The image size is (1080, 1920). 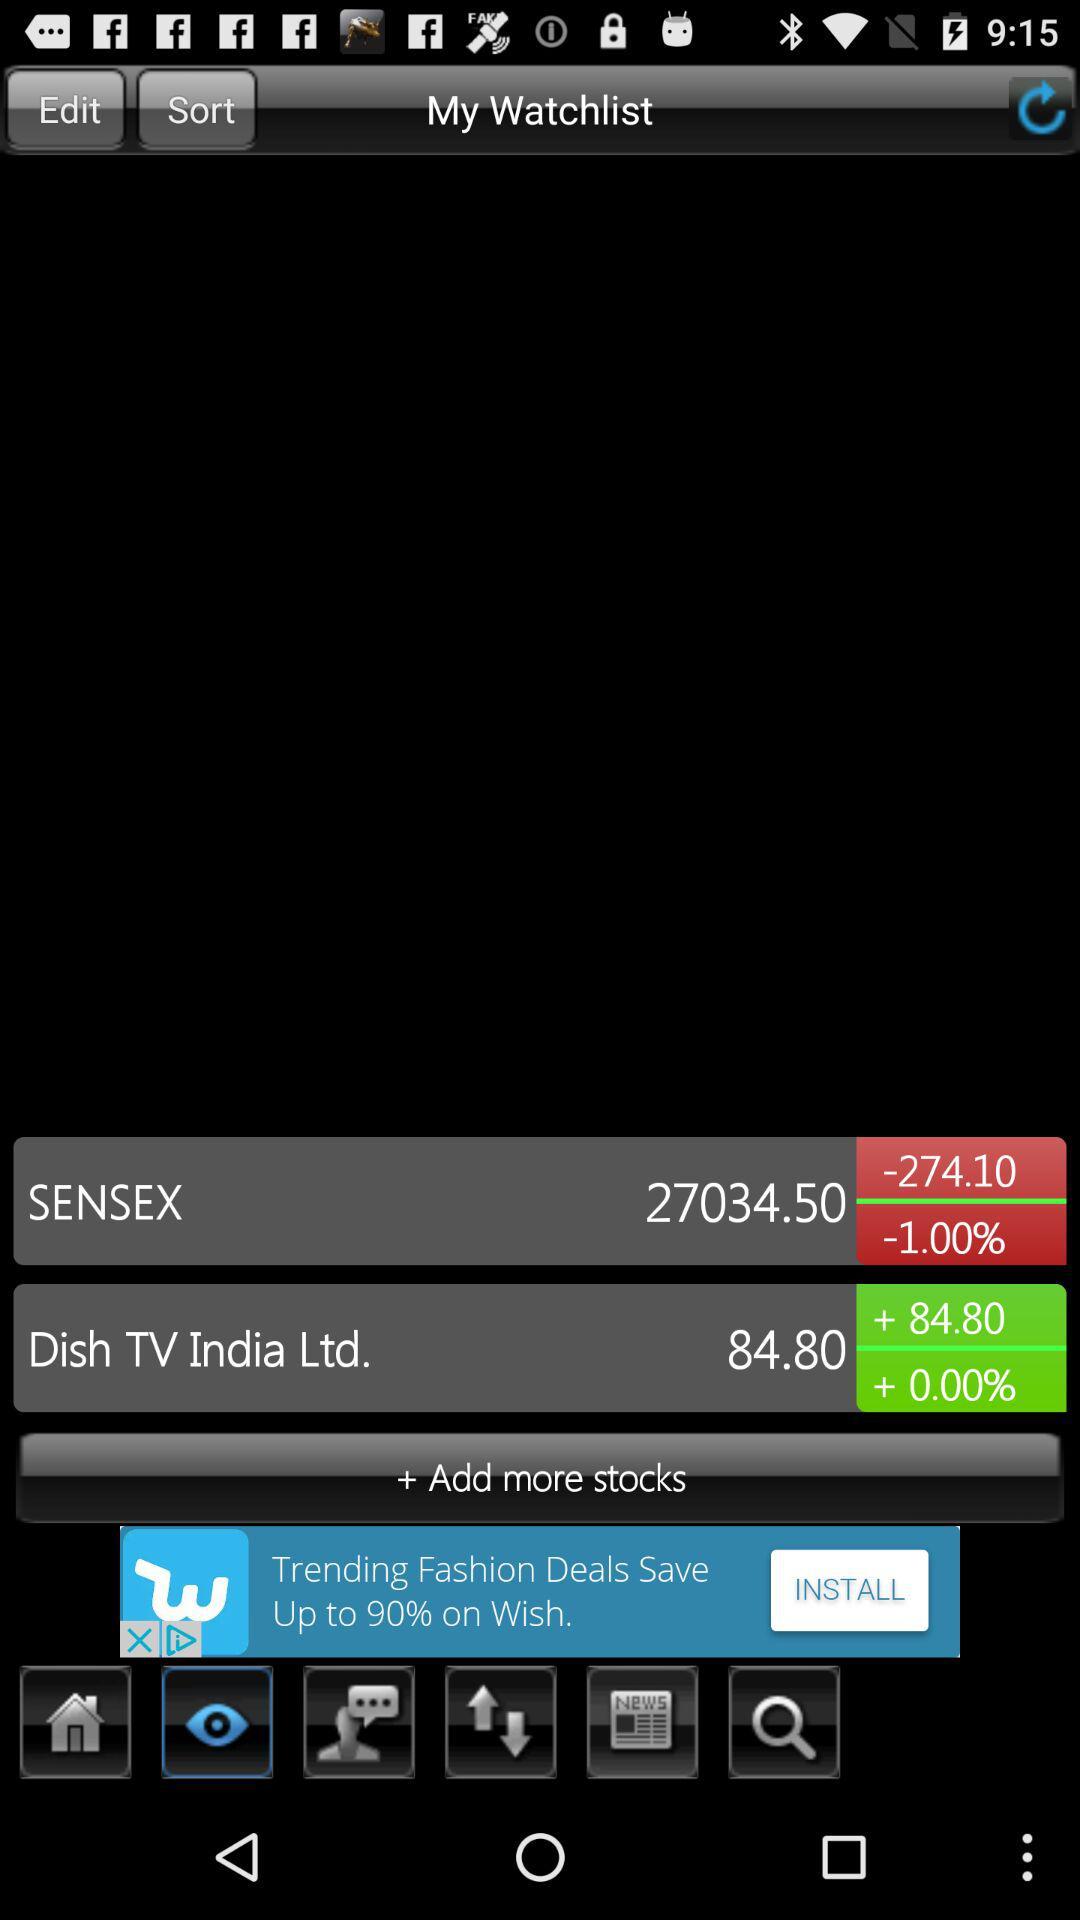 I want to click on advertisement, so click(x=540, y=1590).